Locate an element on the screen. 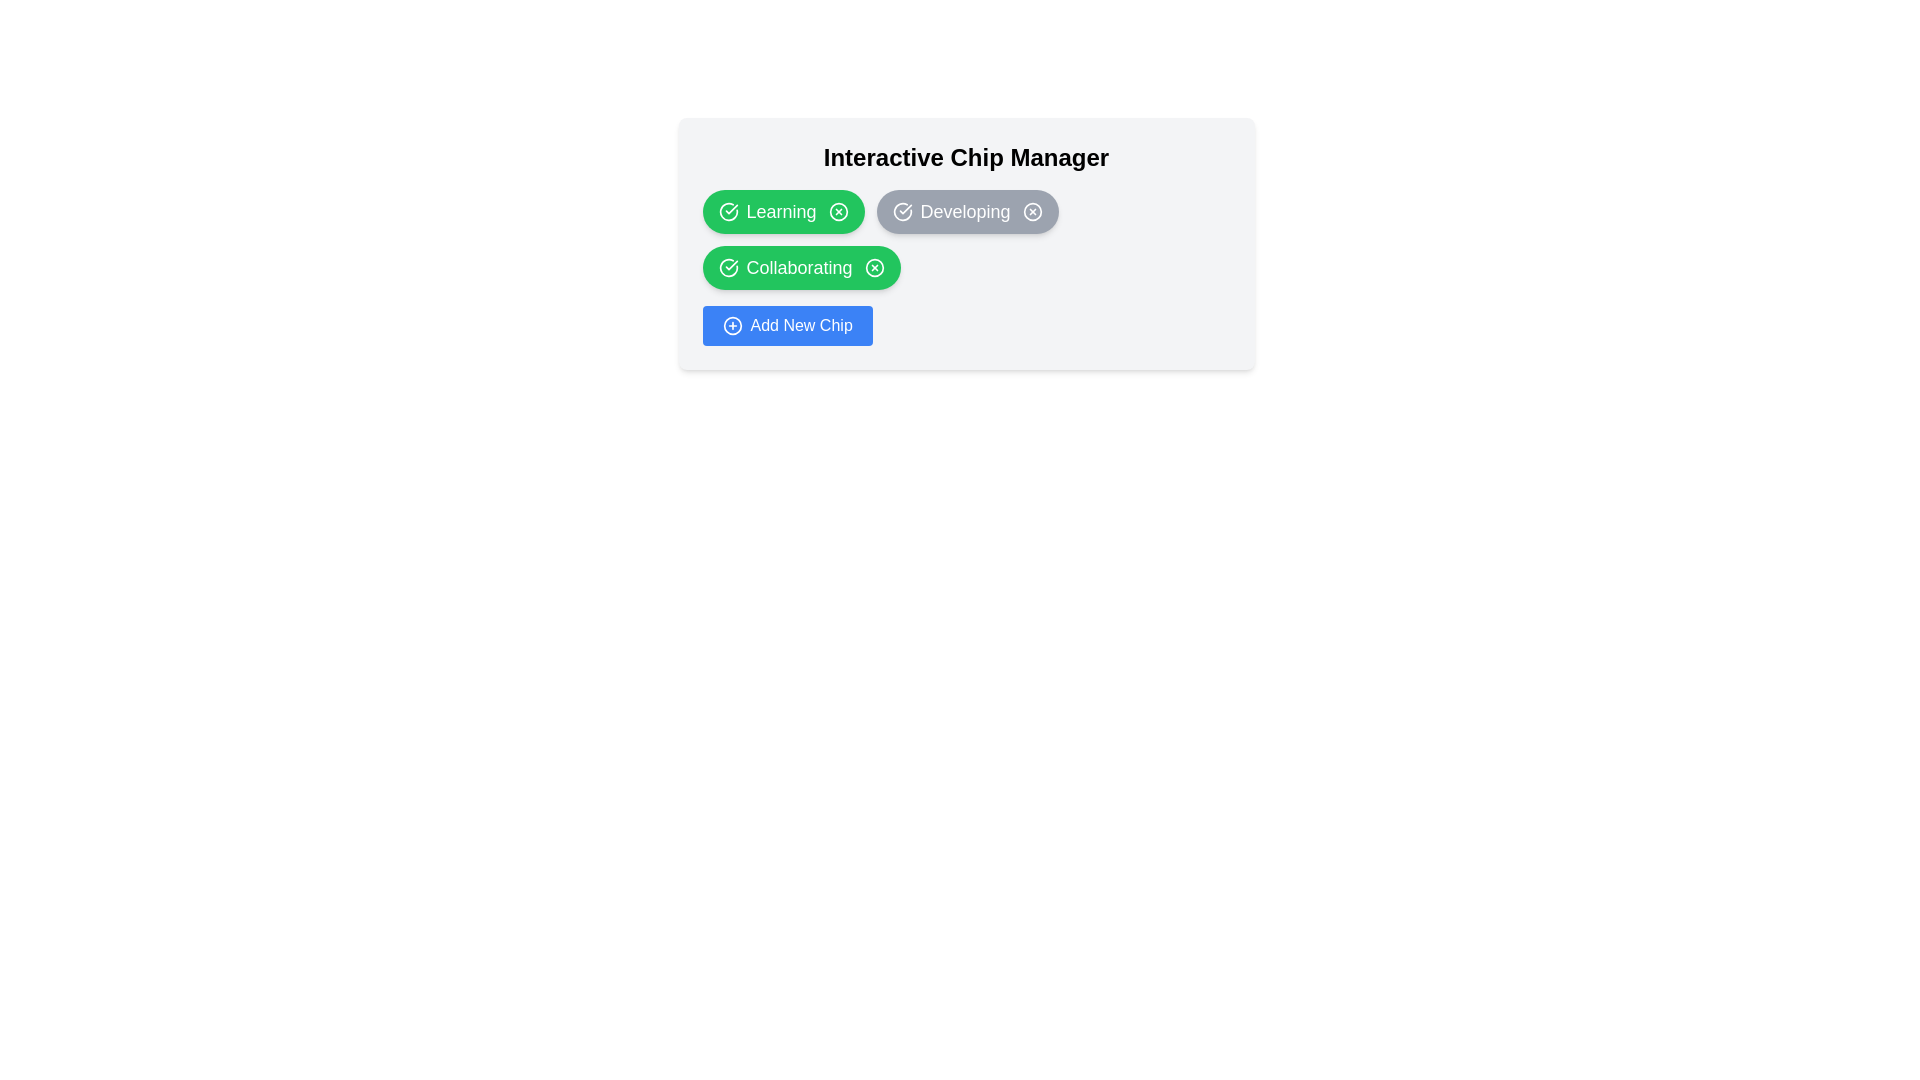 This screenshot has height=1080, width=1920. the active/completed status icon located to the left of the 'Developing' text within the second chip from the top is located at coordinates (901, 212).